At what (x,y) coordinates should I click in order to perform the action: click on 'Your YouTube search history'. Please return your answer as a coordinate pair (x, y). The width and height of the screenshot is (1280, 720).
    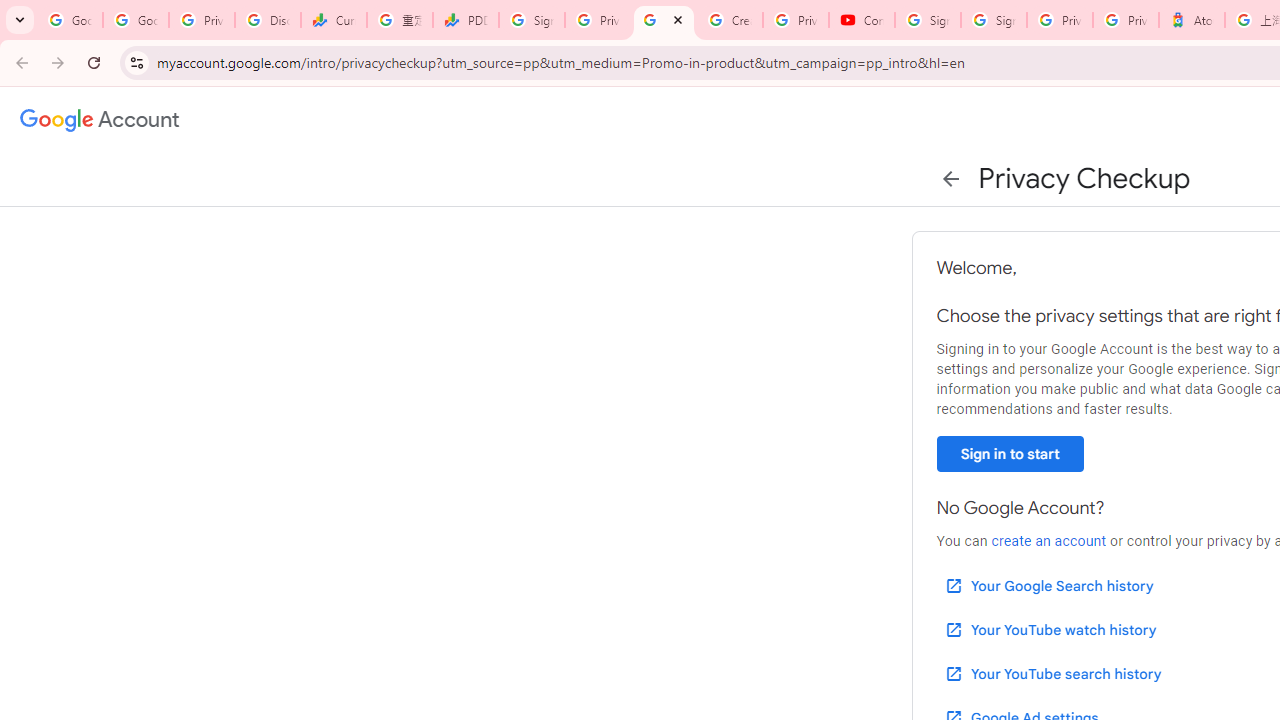
    Looking at the image, I should click on (1051, 673).